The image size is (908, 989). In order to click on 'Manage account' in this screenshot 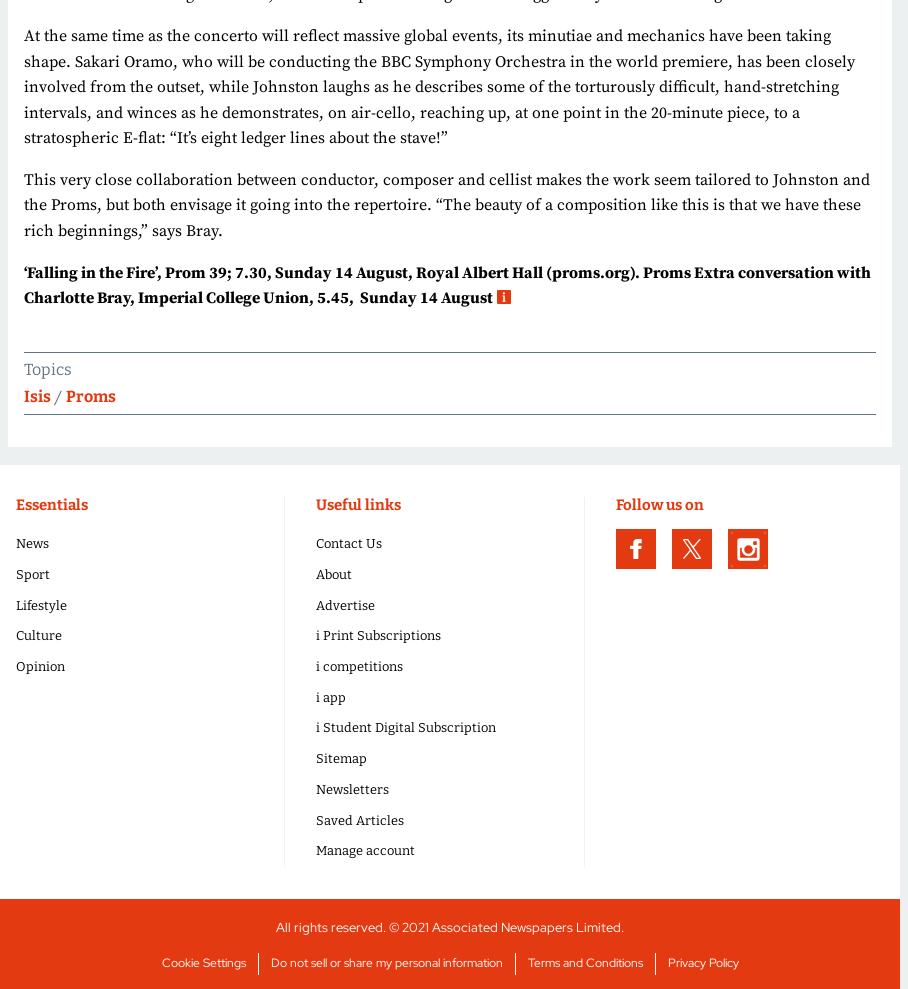, I will do `click(365, 850)`.